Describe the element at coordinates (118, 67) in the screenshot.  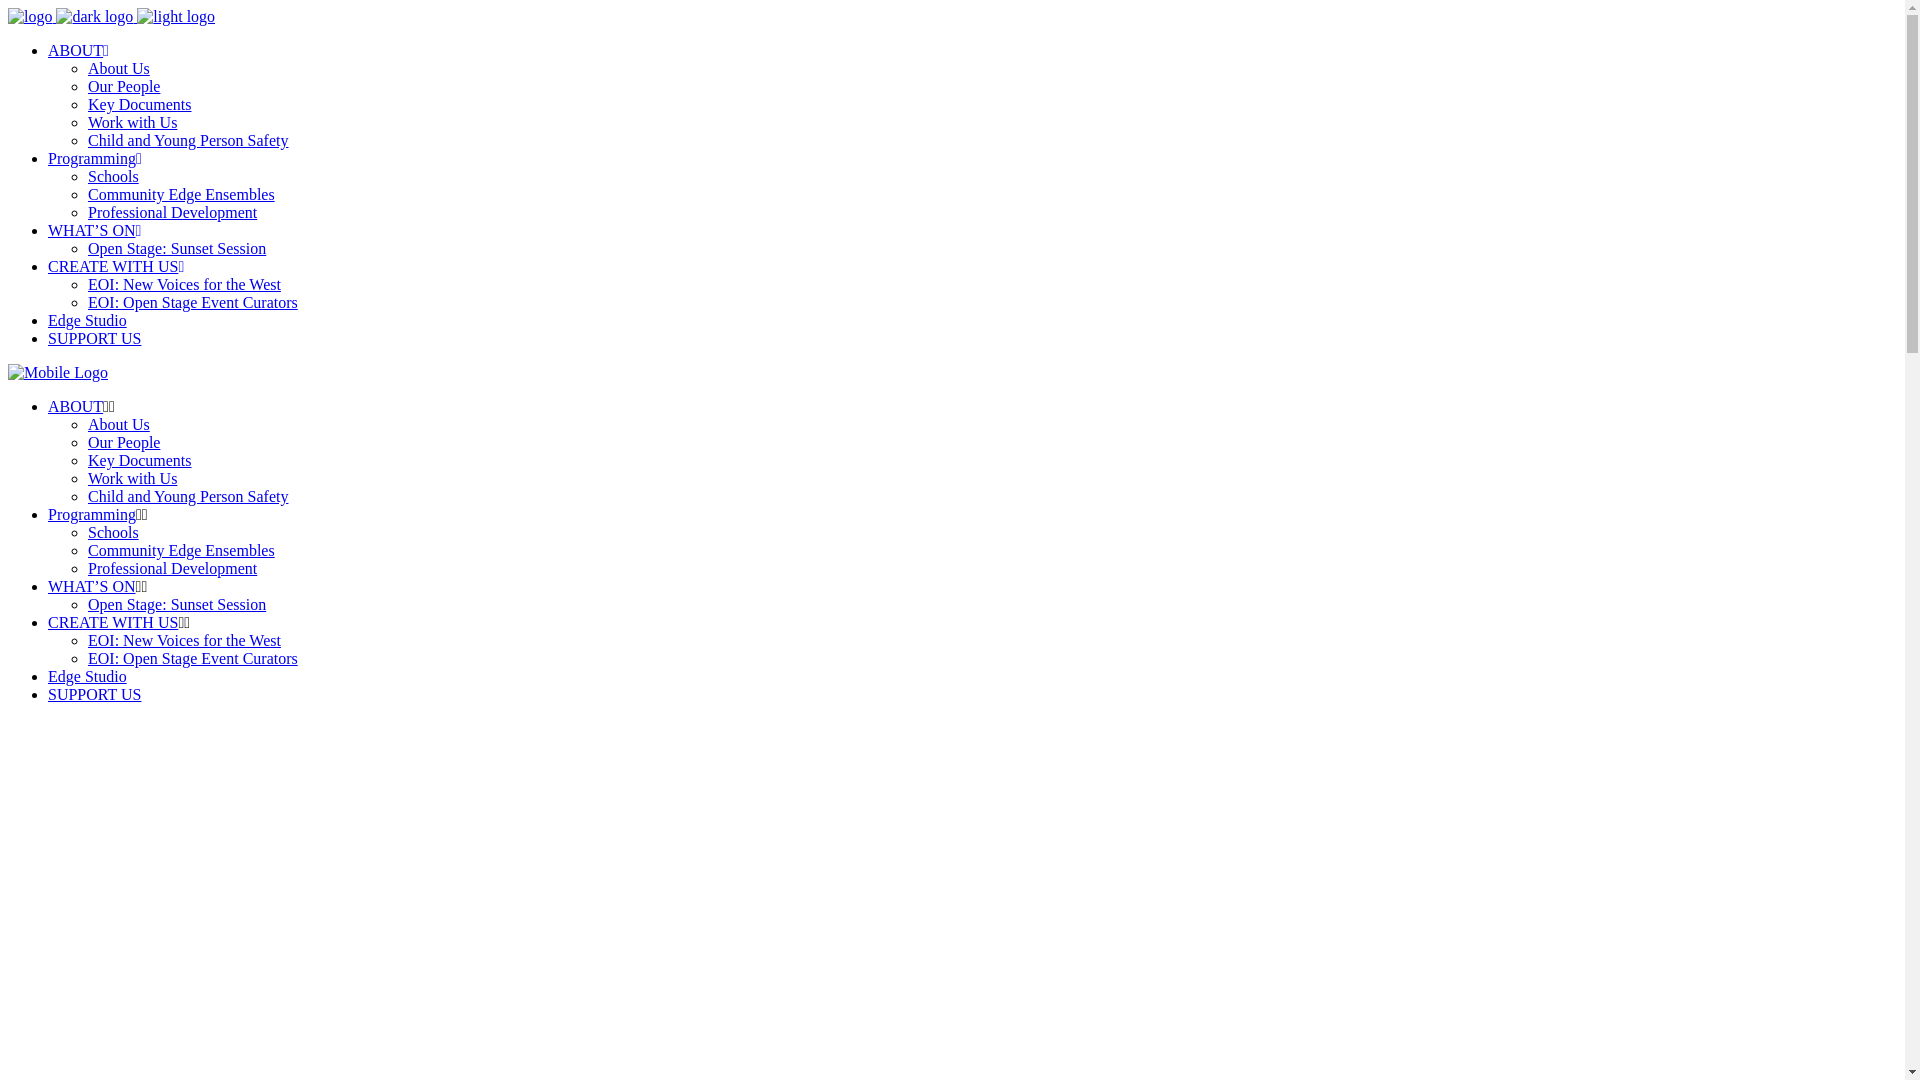
I see `'About Us'` at that location.